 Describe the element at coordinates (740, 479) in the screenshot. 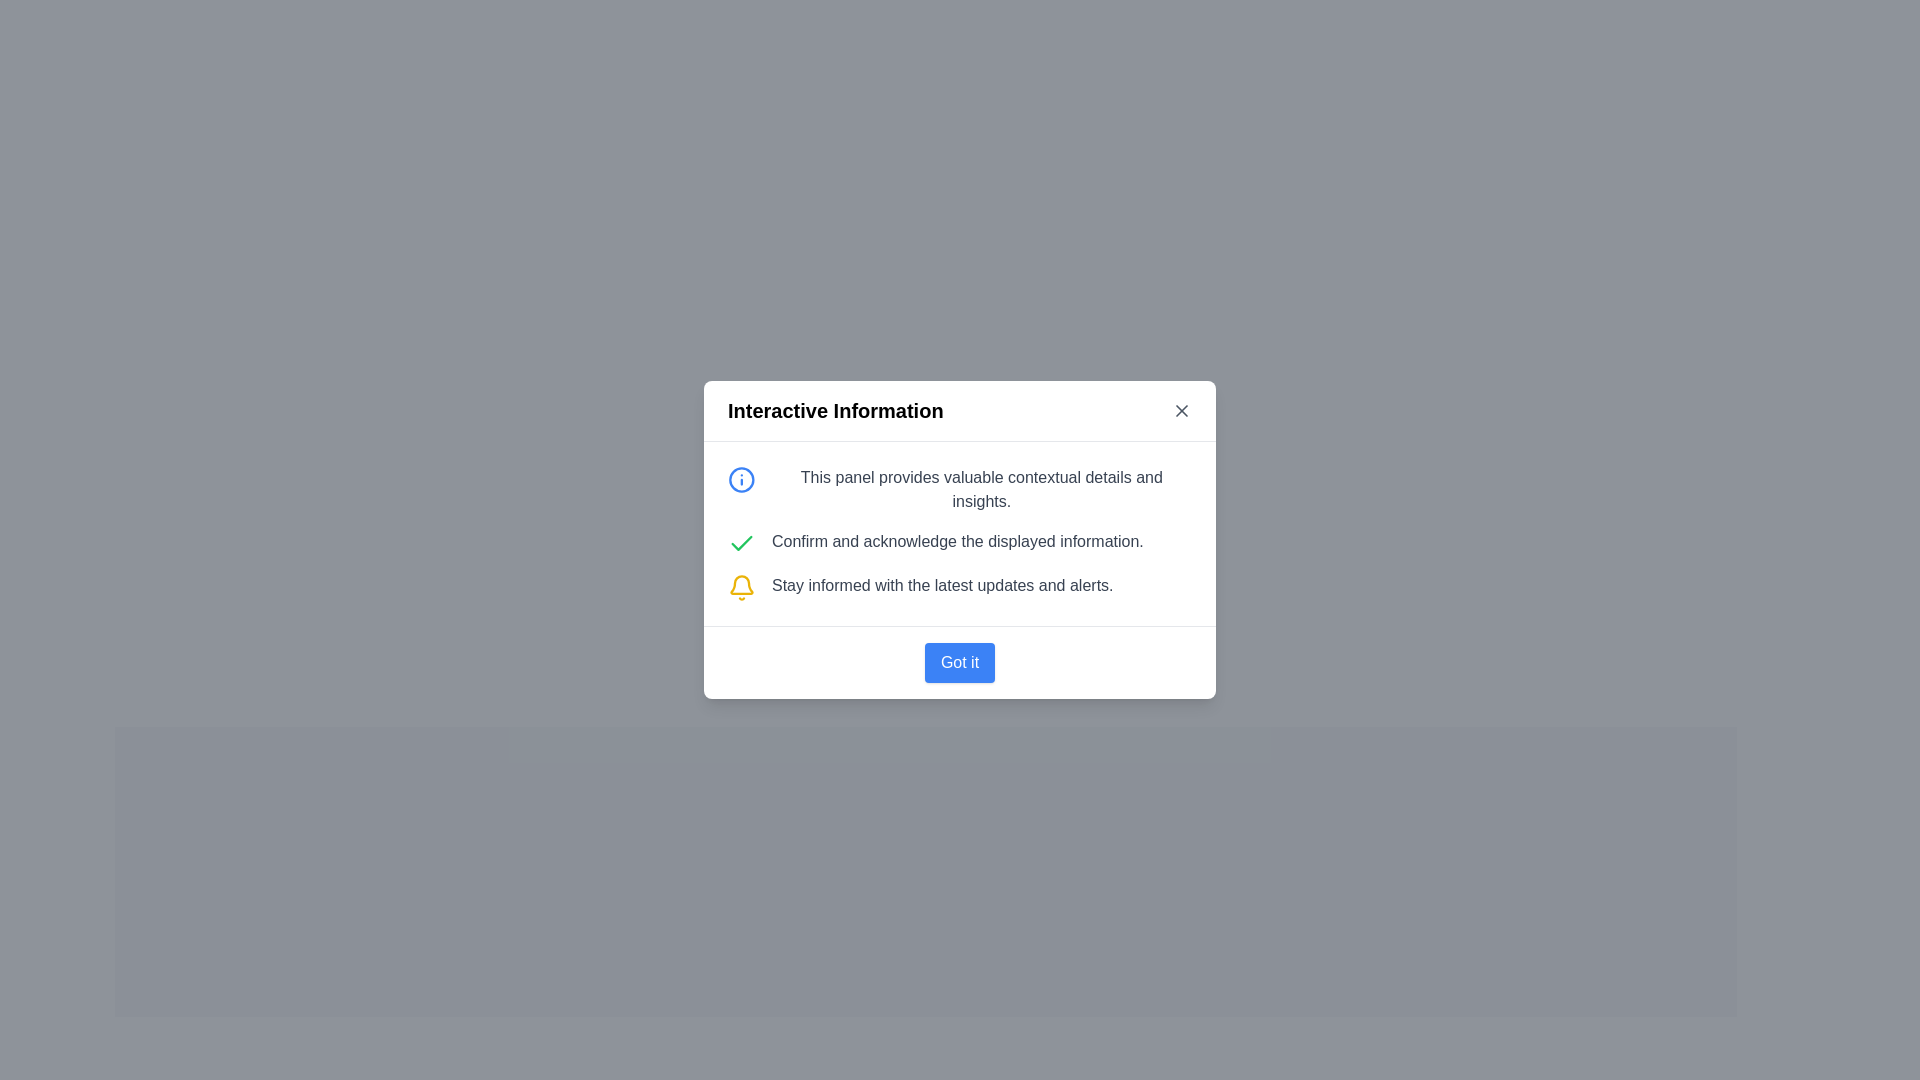

I see `the informational icon located at the top section of the modal dialog box` at that location.